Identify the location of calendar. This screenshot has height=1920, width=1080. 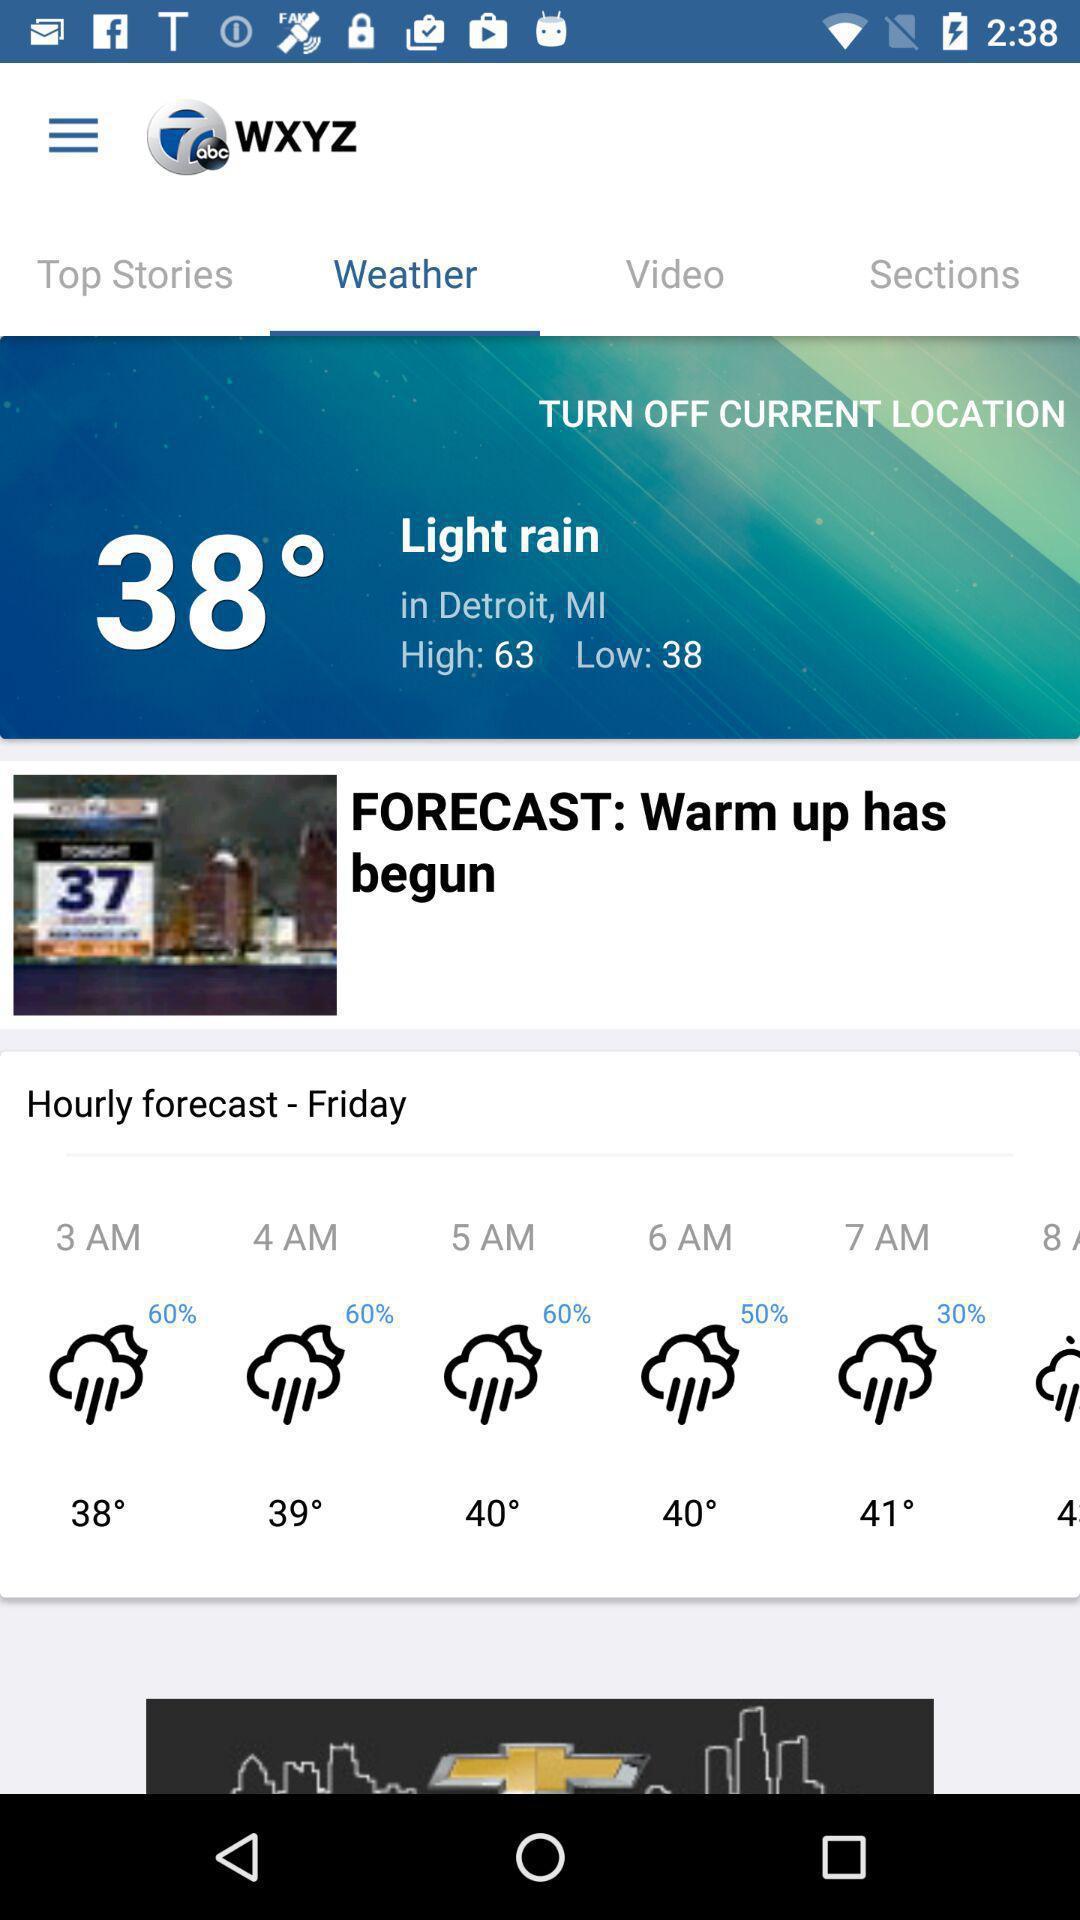
(174, 894).